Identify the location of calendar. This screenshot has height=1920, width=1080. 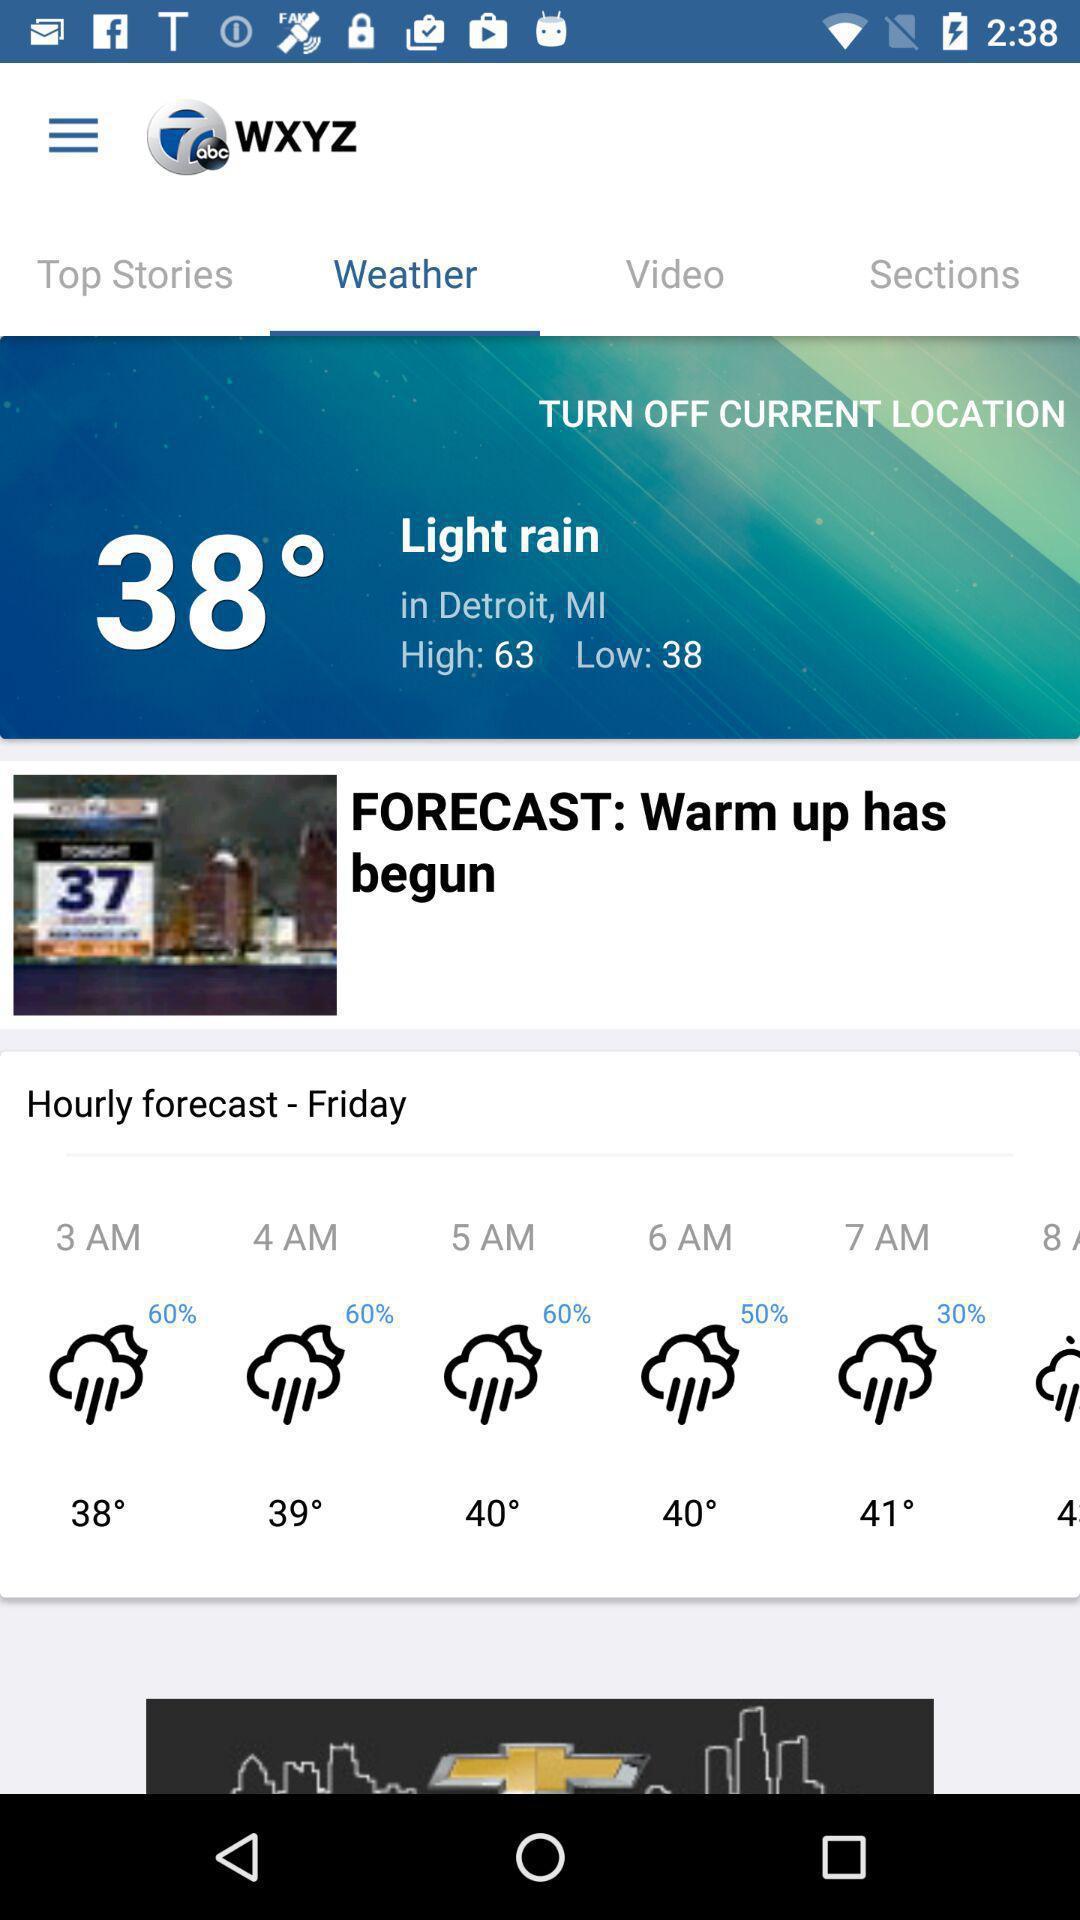
(174, 894).